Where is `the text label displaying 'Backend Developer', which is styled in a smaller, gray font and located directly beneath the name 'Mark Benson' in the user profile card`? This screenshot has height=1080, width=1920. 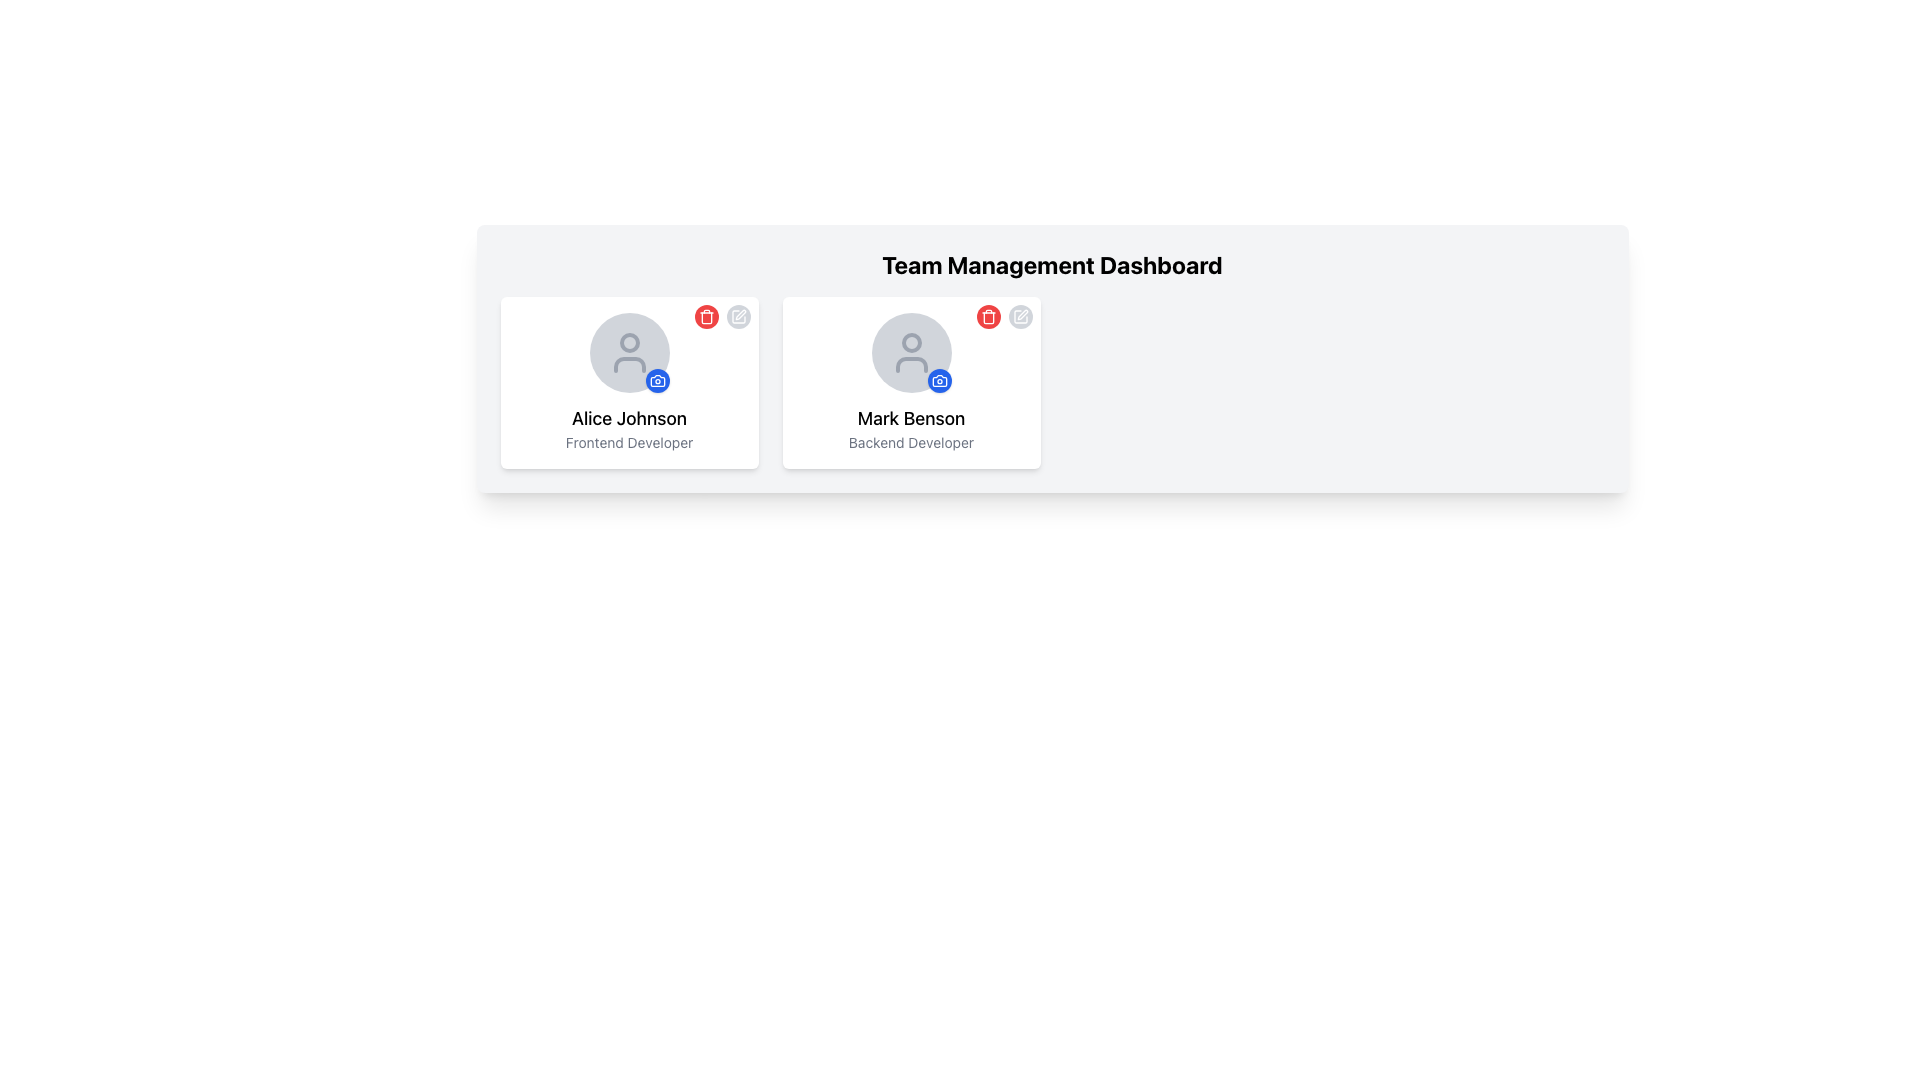 the text label displaying 'Backend Developer', which is styled in a smaller, gray font and located directly beneath the name 'Mark Benson' in the user profile card is located at coordinates (910, 442).